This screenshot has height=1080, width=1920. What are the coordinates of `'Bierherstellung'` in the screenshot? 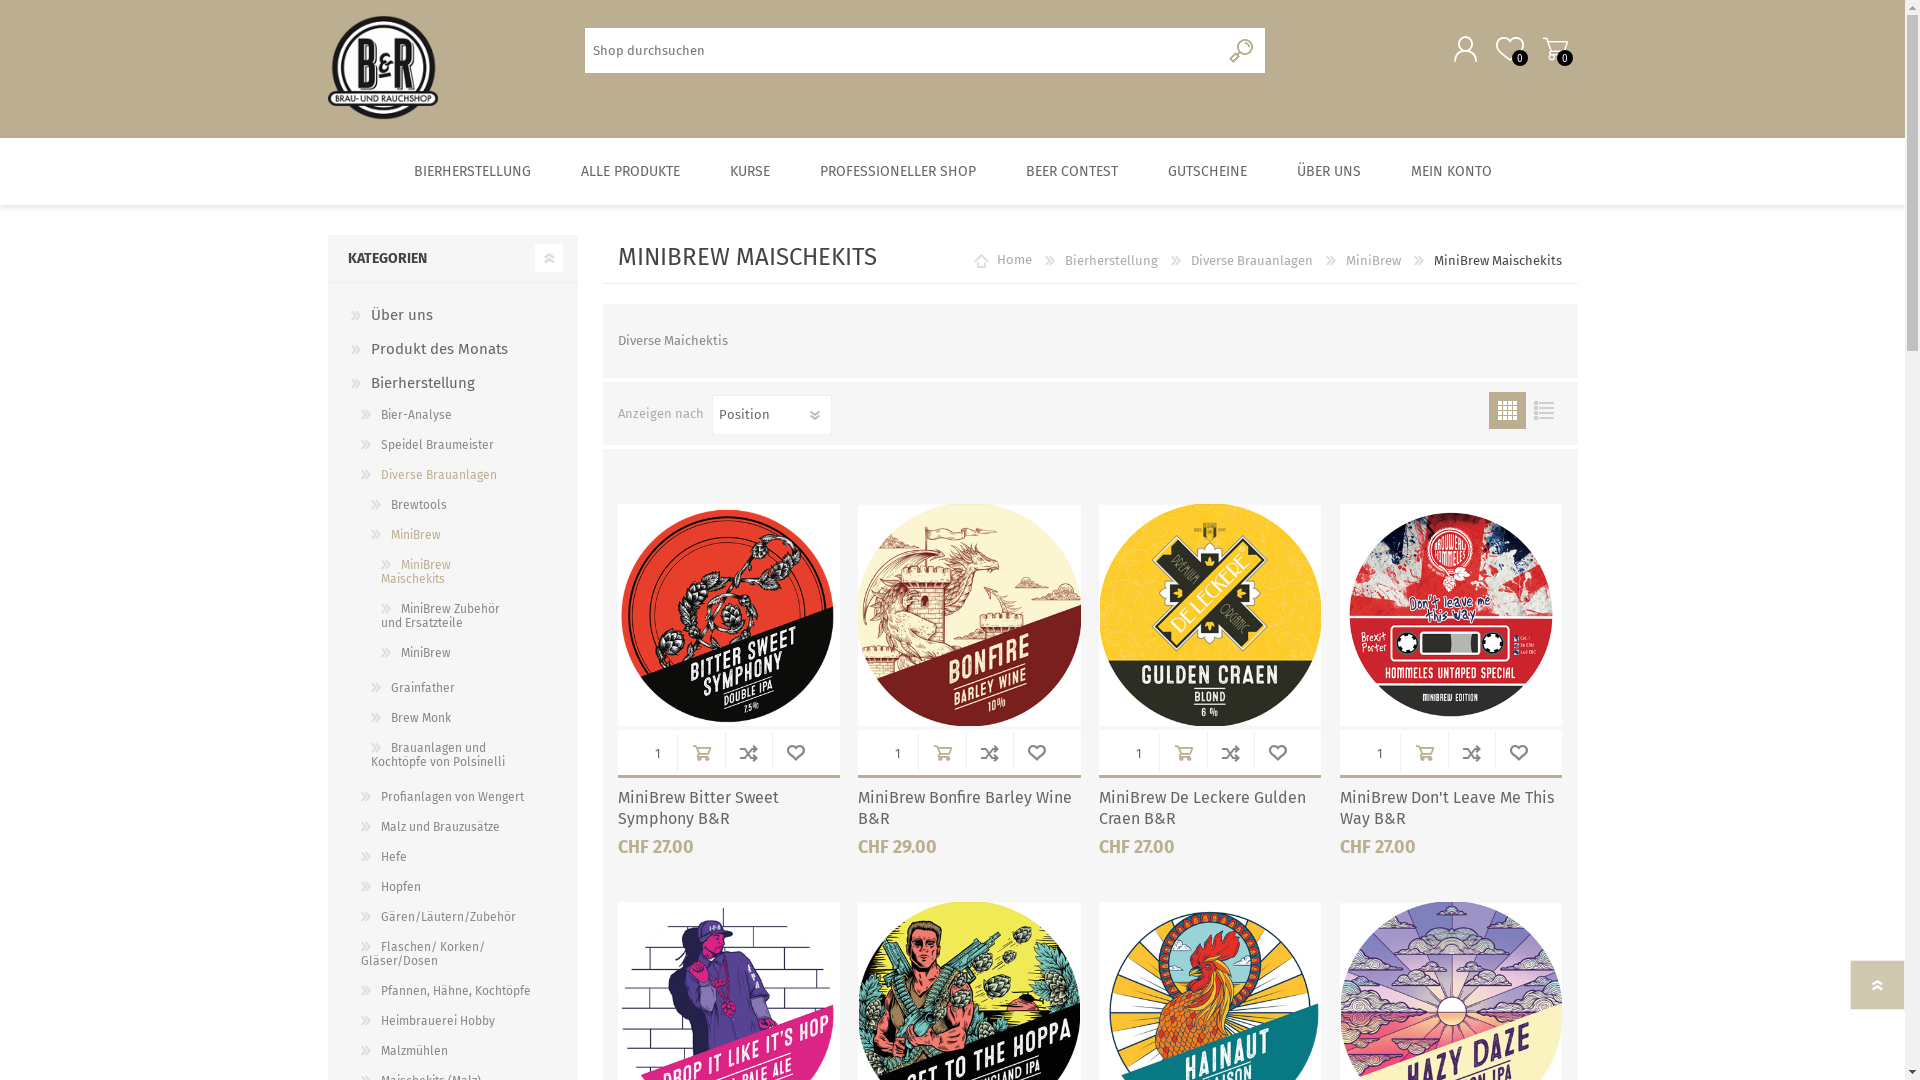 It's located at (411, 382).